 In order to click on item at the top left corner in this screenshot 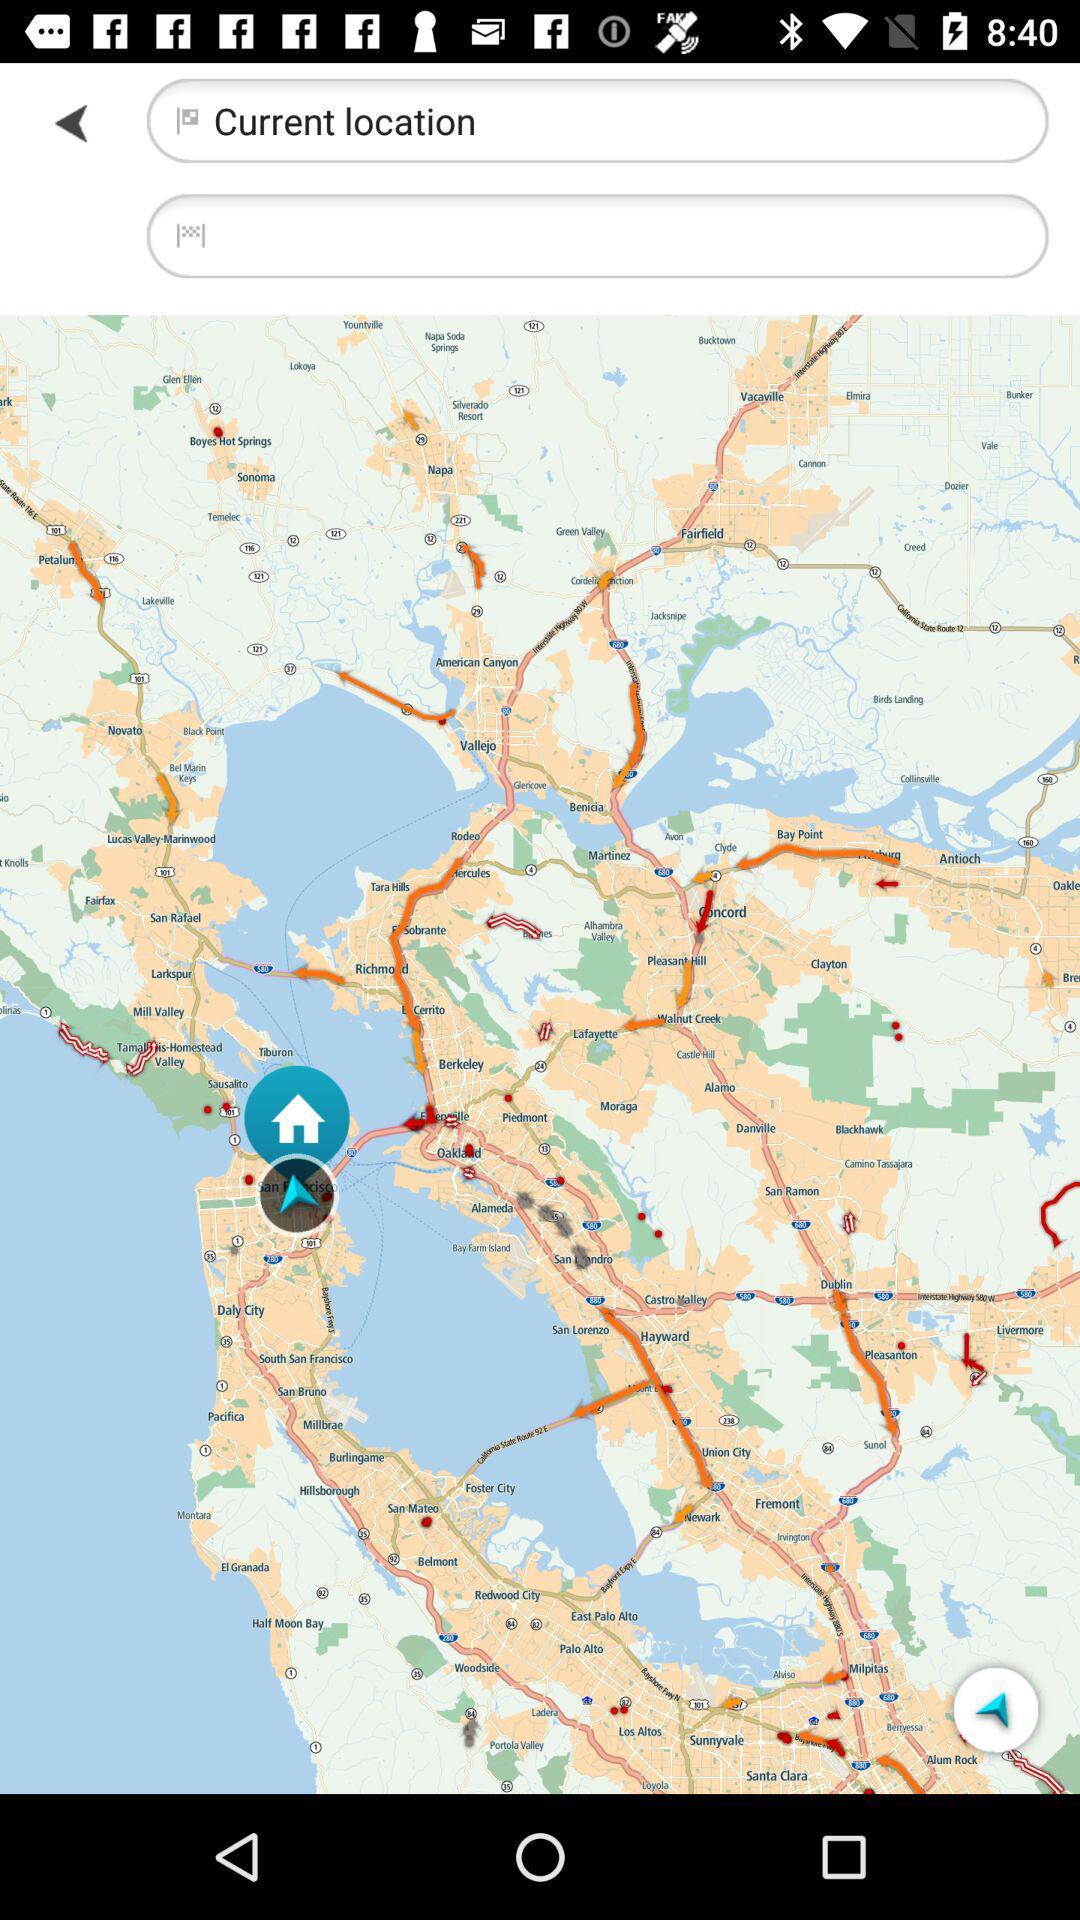, I will do `click(72, 121)`.